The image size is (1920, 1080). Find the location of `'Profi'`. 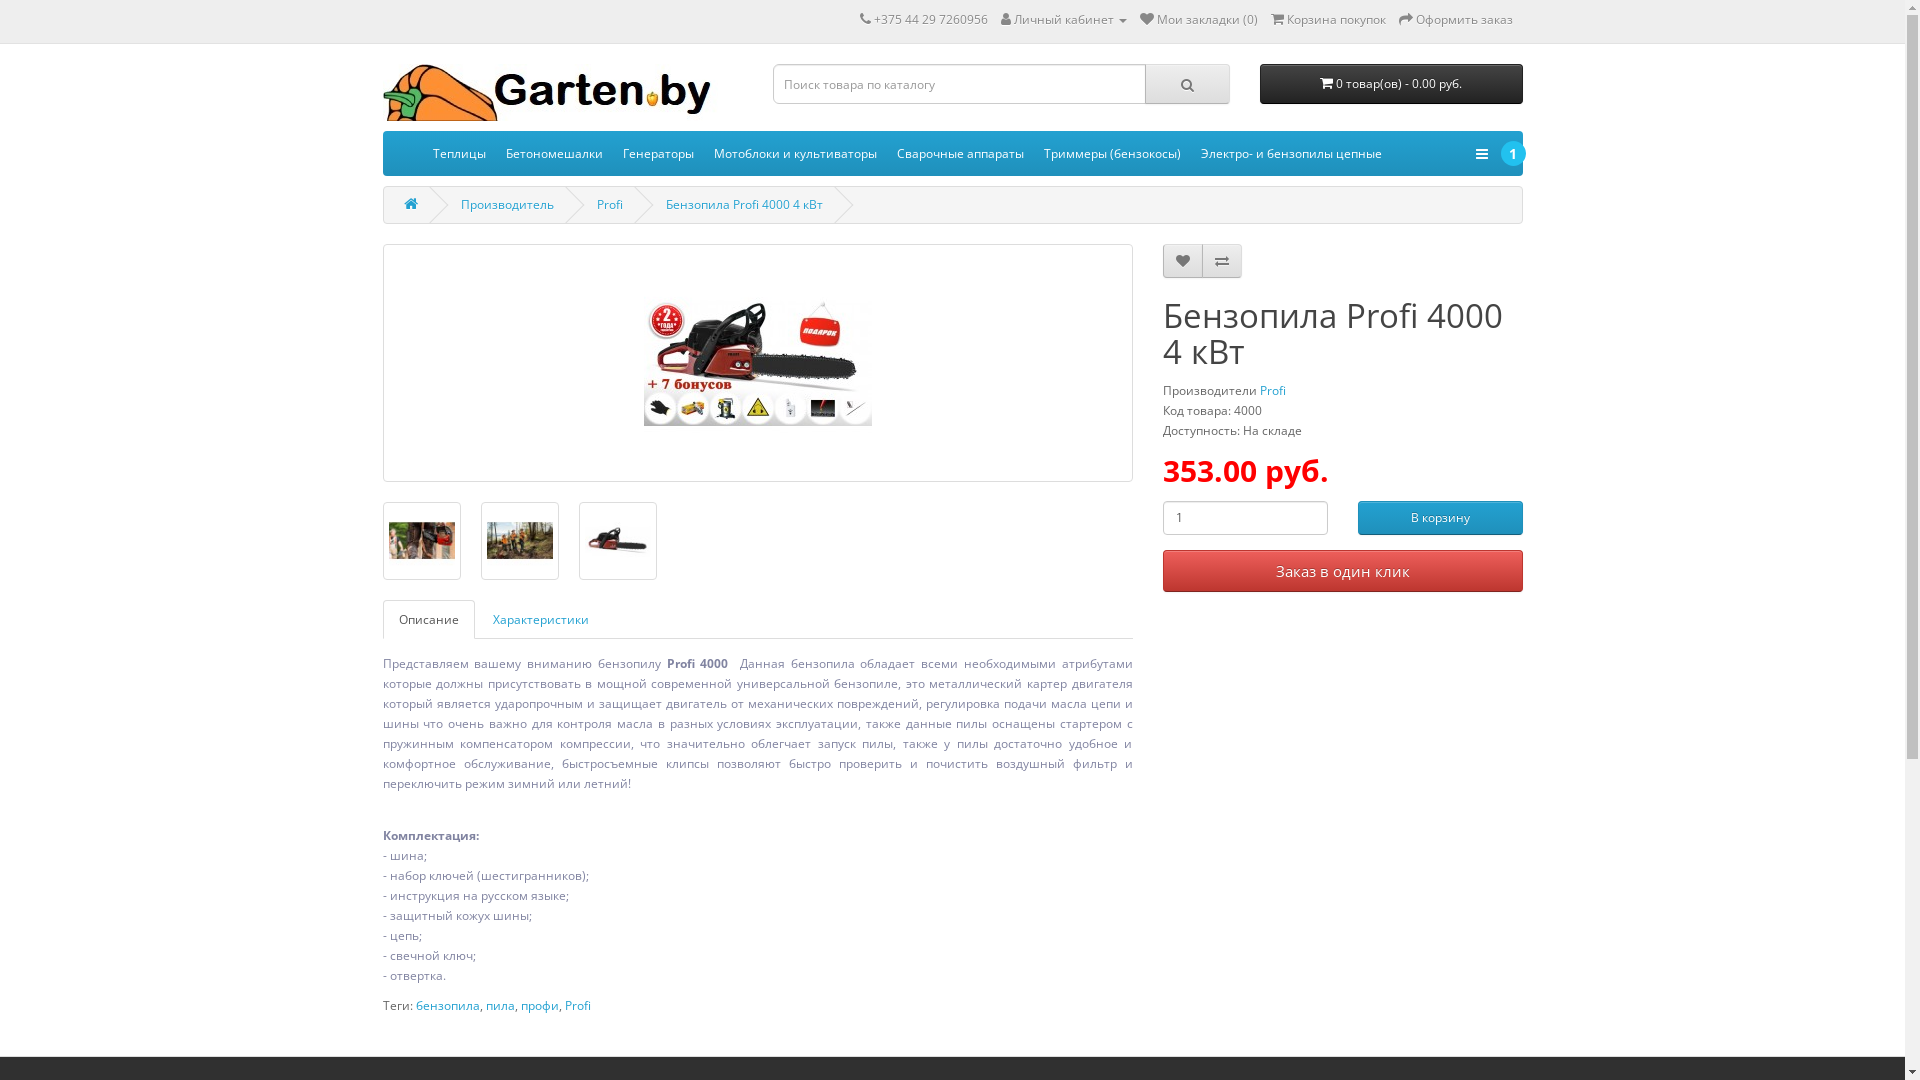

'Profi' is located at coordinates (594, 204).